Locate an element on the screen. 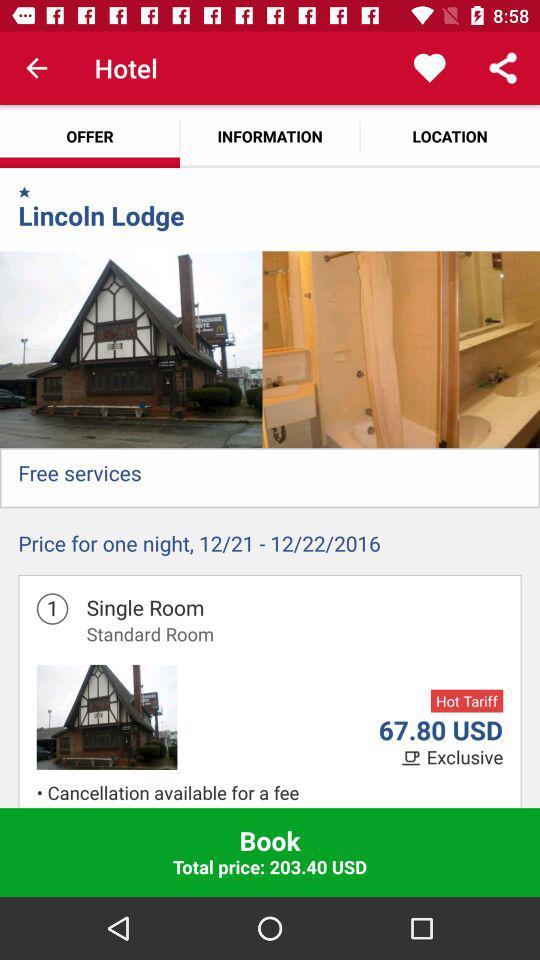 The image size is (540, 960). item below the 67.80 usd icon is located at coordinates (412, 757).